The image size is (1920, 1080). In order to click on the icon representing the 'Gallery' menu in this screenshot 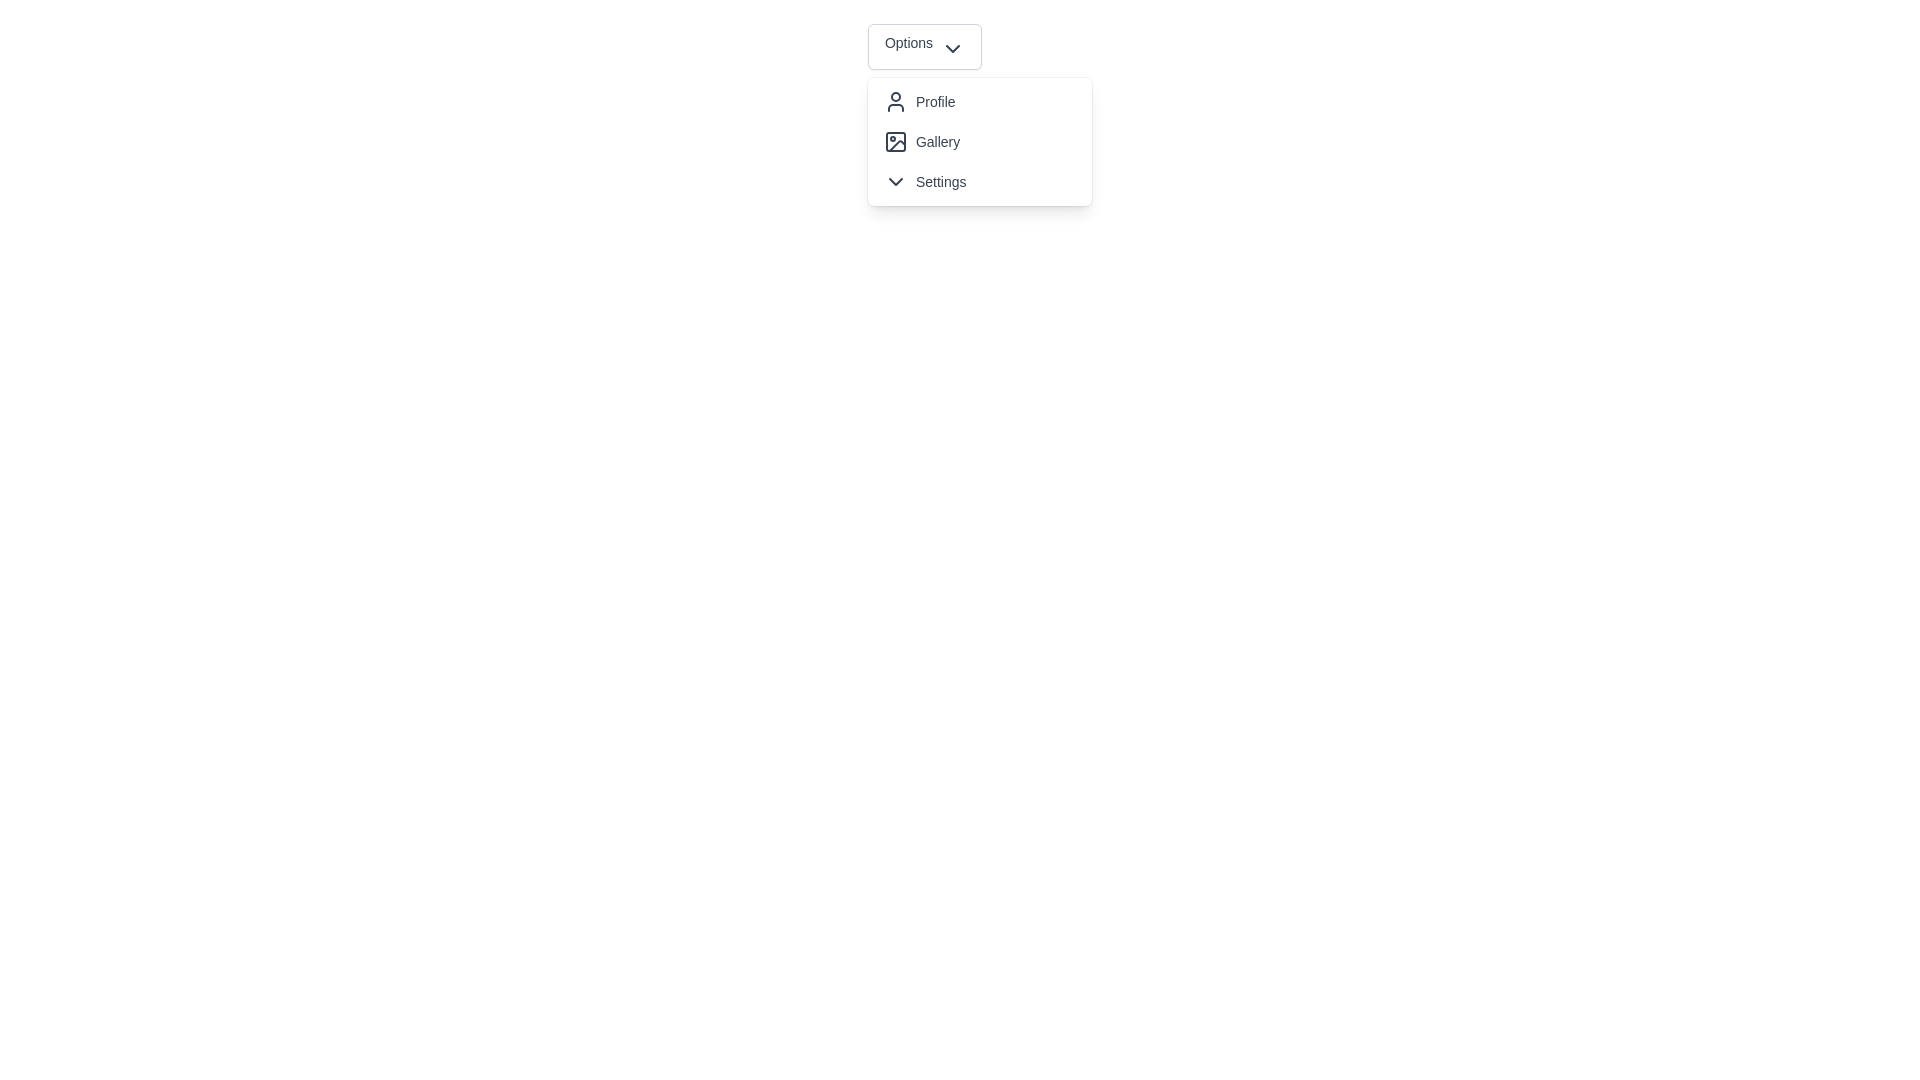, I will do `click(896, 145)`.